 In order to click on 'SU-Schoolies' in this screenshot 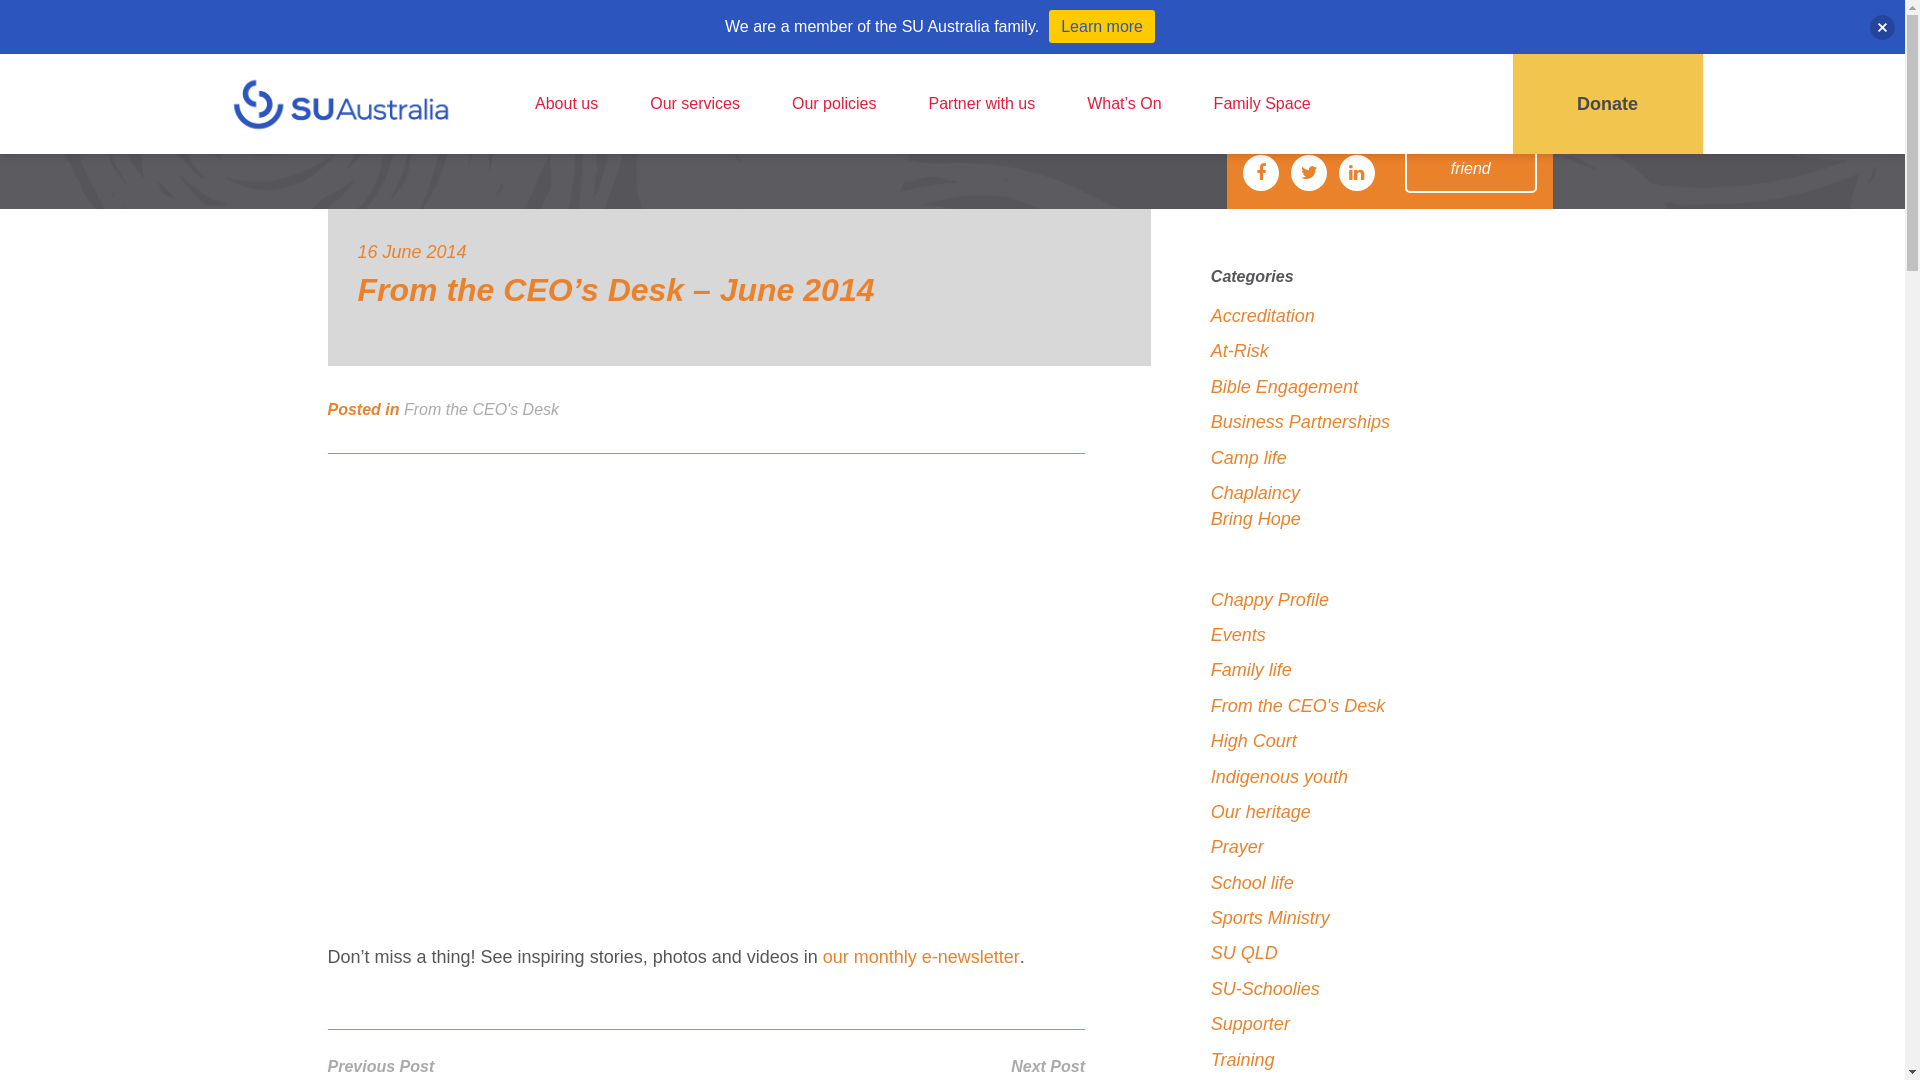, I will do `click(1264, 987)`.